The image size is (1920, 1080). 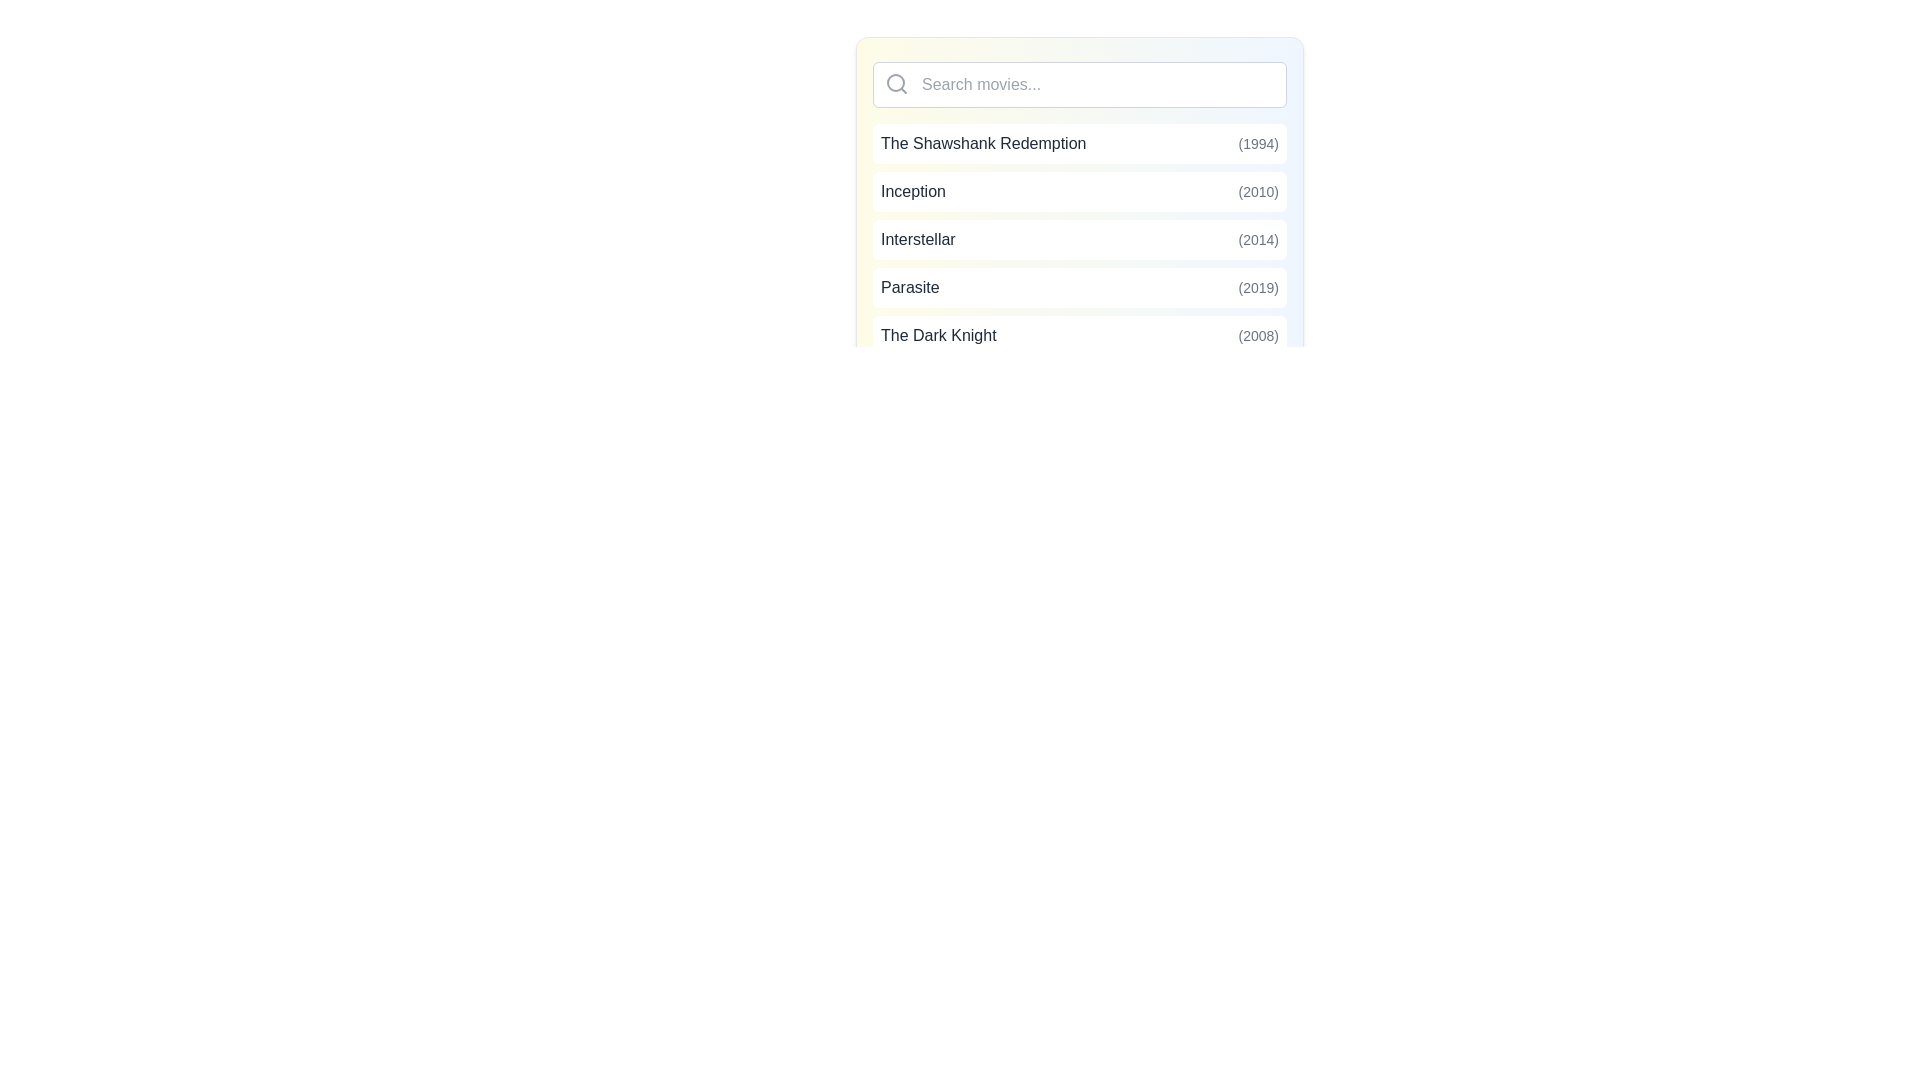 What do you see at coordinates (1257, 192) in the screenshot?
I see `the text label displaying '(2010)', which is styled in gray font and positioned to the right of the text label 'Inception' in the second row of a vertical list of movie titles` at bounding box center [1257, 192].